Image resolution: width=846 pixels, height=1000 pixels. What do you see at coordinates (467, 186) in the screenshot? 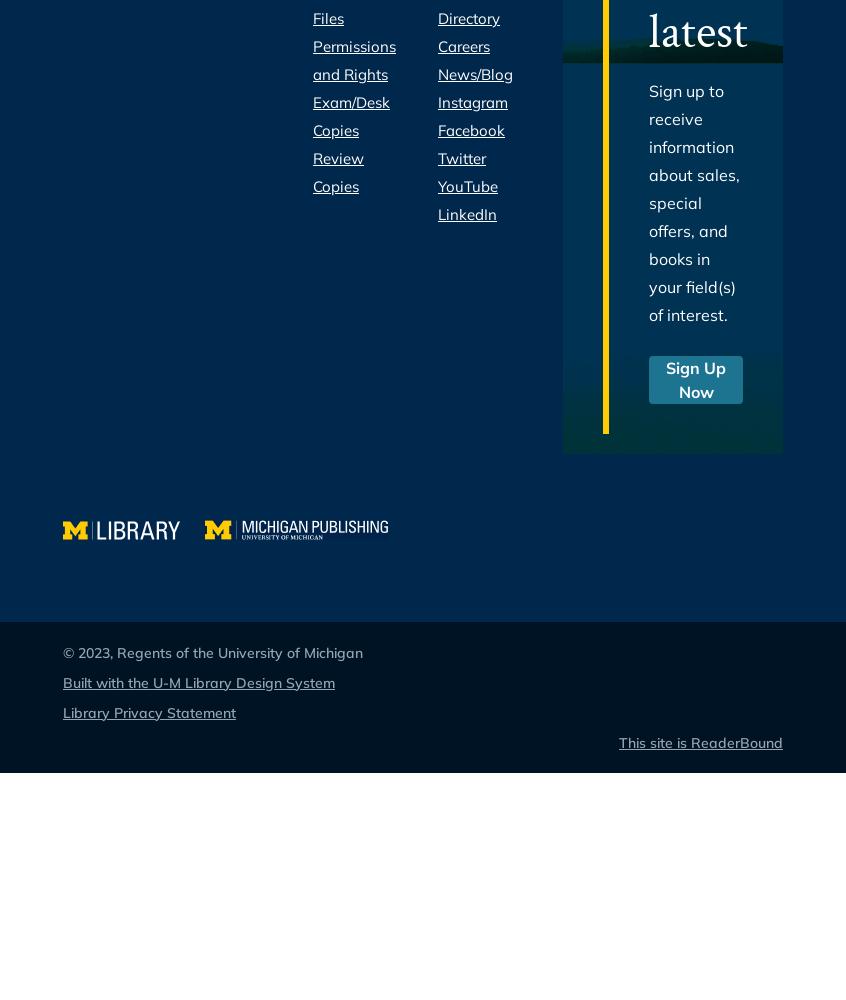
I see `'YouTube'` at bounding box center [467, 186].